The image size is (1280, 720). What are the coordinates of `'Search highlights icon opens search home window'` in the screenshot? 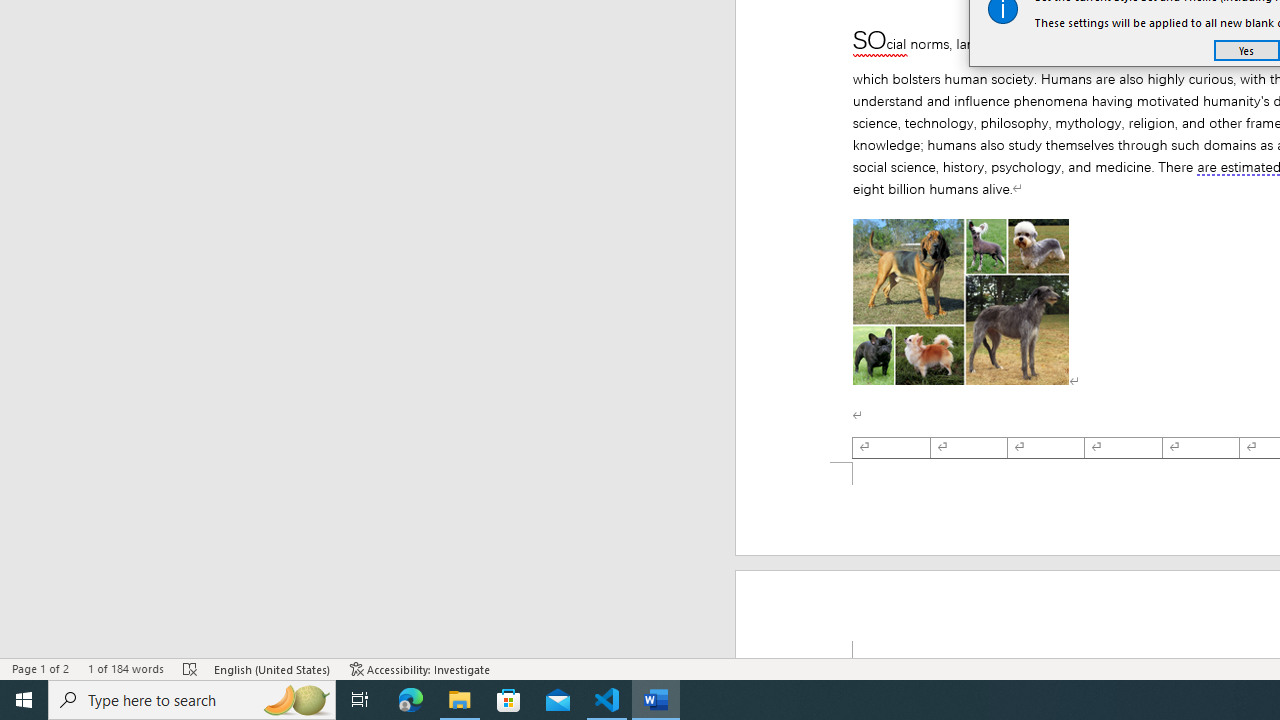 It's located at (294, 698).